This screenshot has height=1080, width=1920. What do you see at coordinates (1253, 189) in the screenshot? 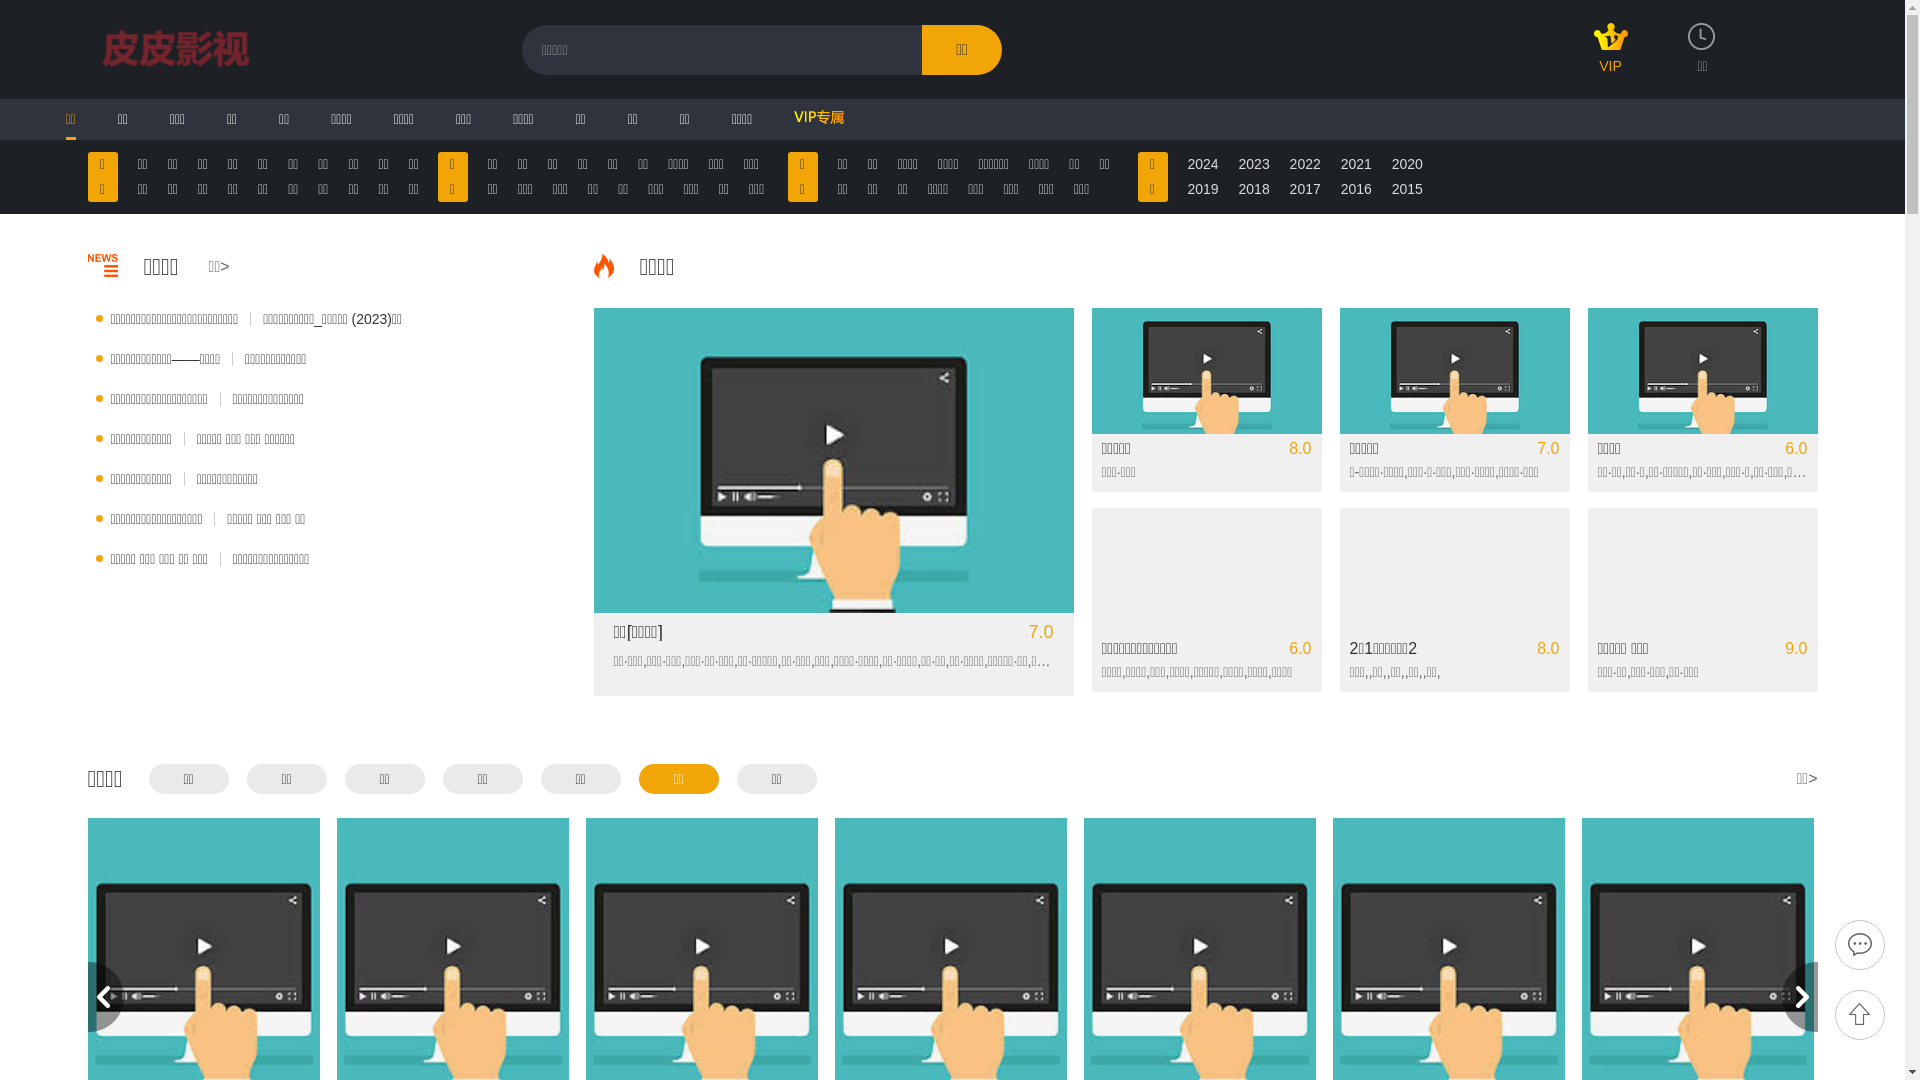
I see `'2018'` at bounding box center [1253, 189].